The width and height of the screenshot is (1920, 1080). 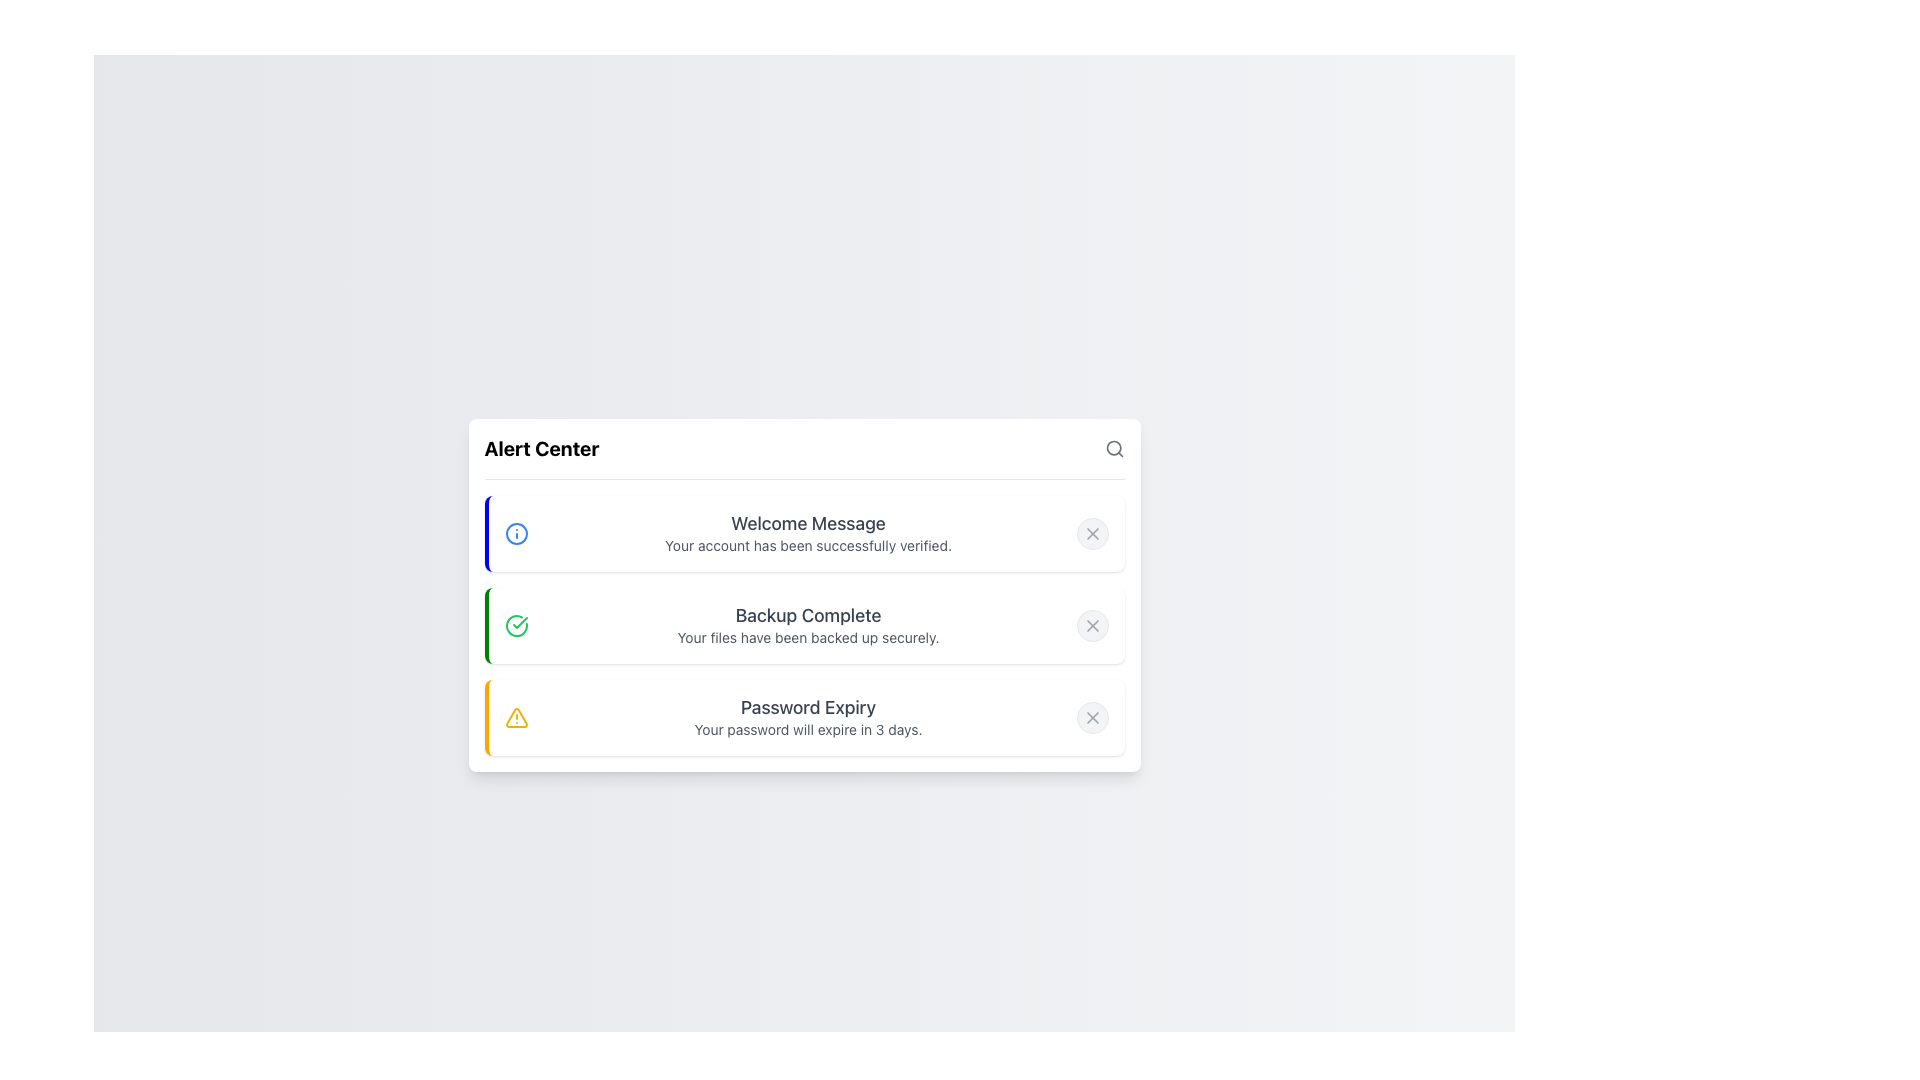 I want to click on the text element that provides additional information about the backup process, located within the 'Backup Complete' notification card, so click(x=808, y=637).